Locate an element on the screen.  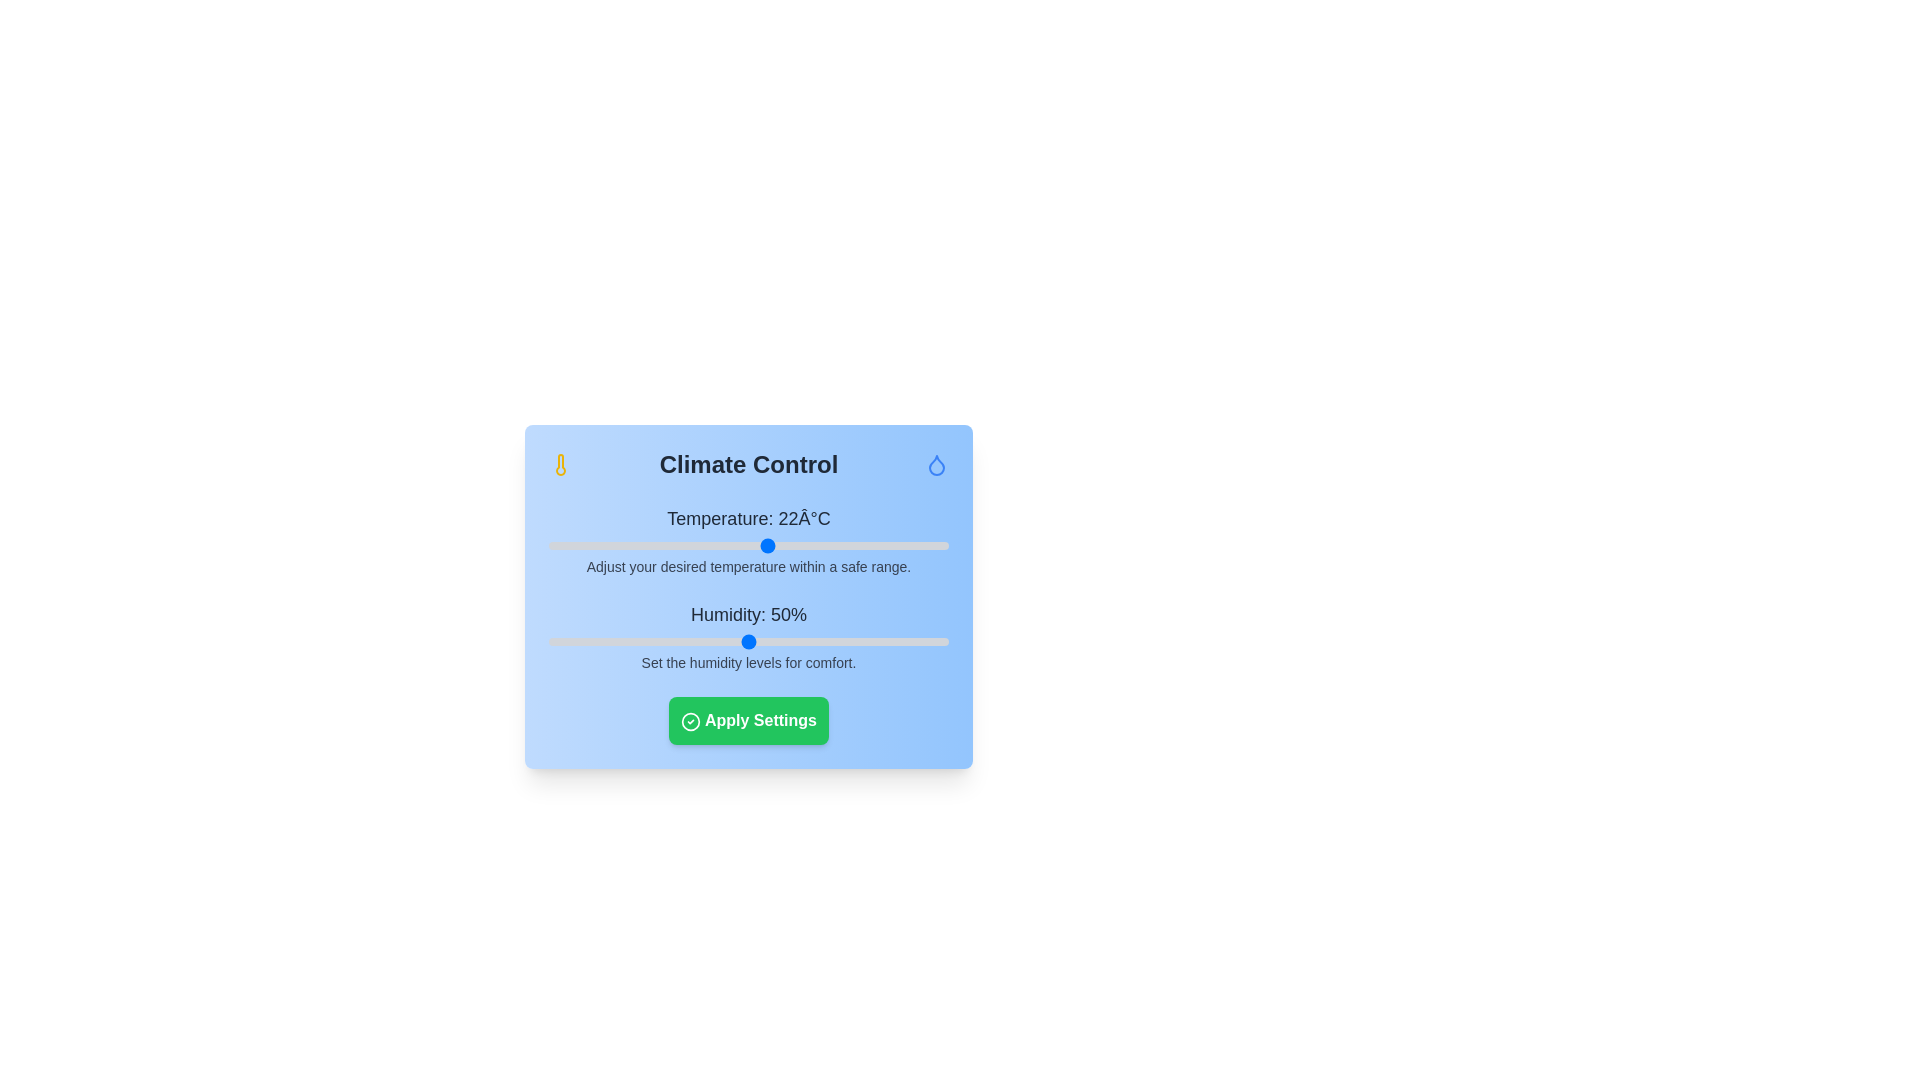
the temperature is located at coordinates (728, 546).